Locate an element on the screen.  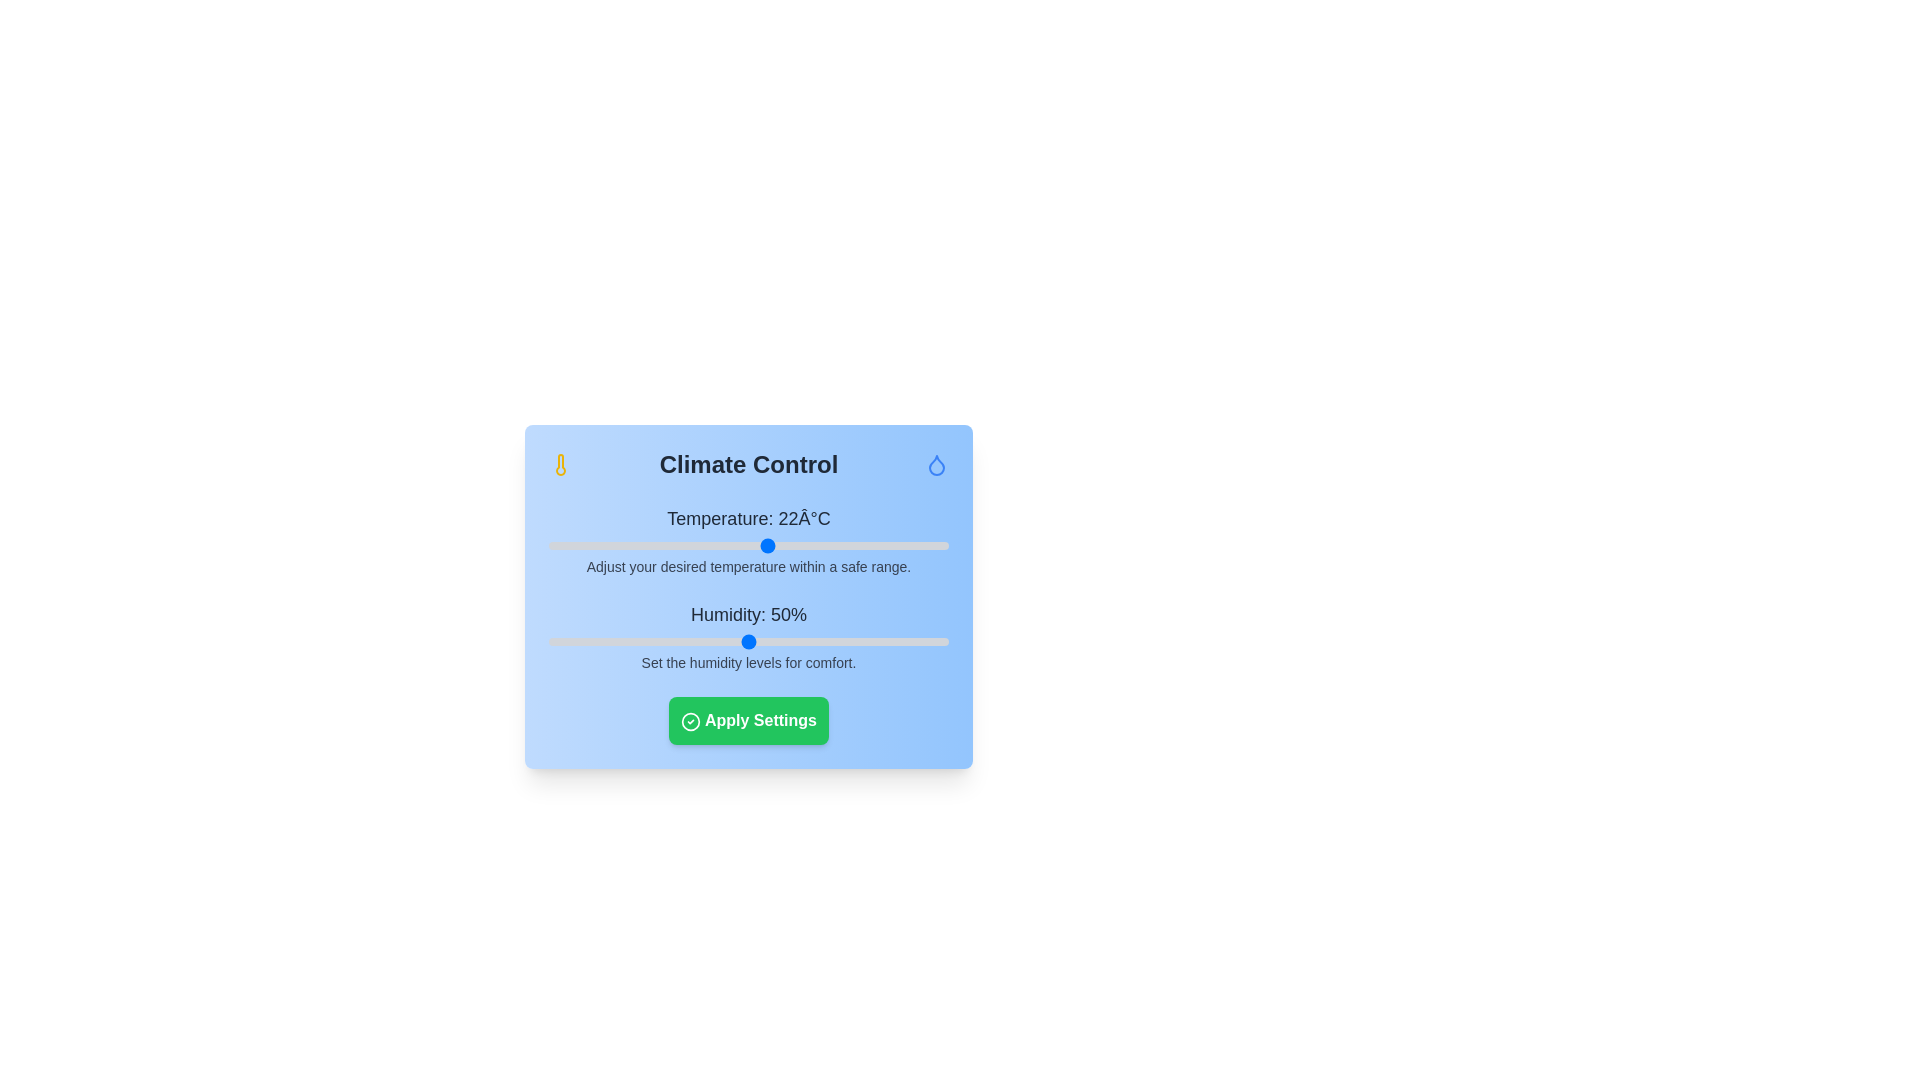
the temperature is located at coordinates (728, 546).